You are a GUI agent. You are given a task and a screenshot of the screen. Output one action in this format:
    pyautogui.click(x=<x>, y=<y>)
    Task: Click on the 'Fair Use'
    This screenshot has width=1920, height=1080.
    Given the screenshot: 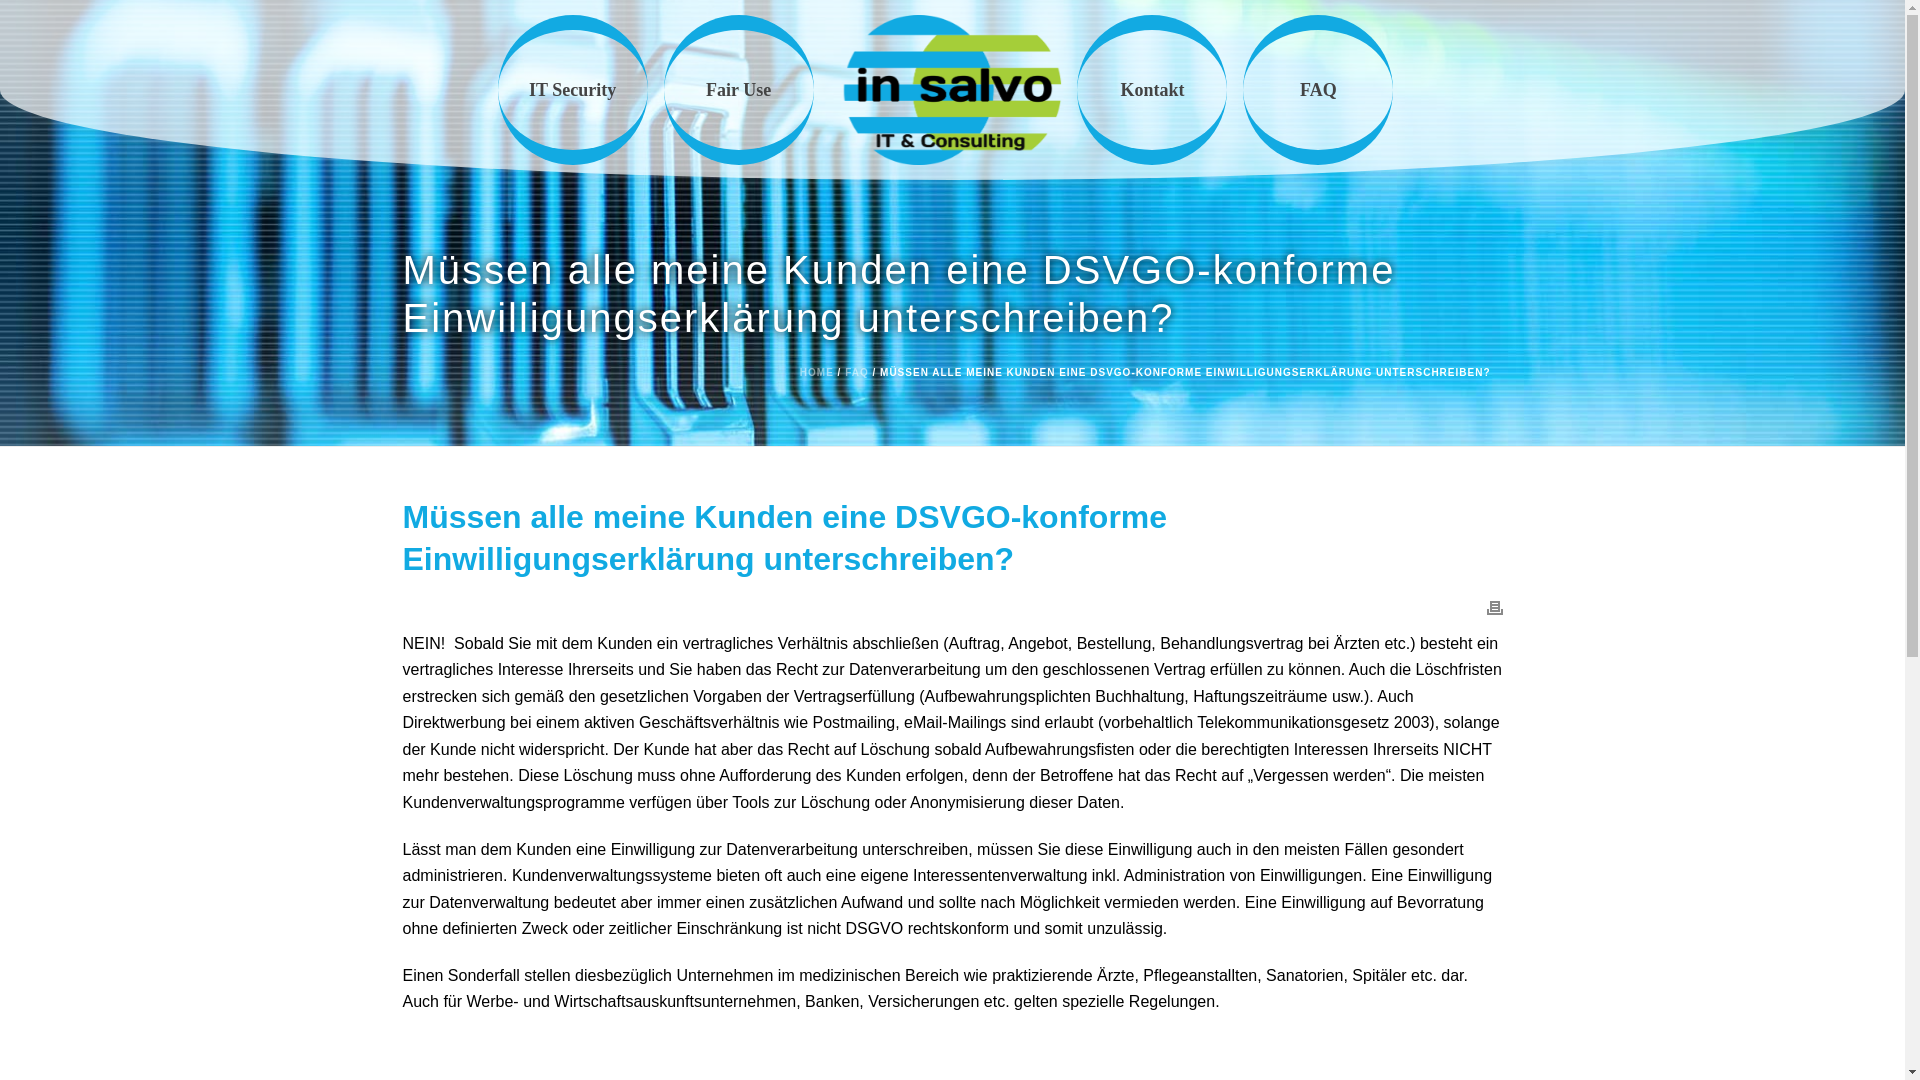 What is the action you would take?
    pyautogui.click(x=663, y=88)
    